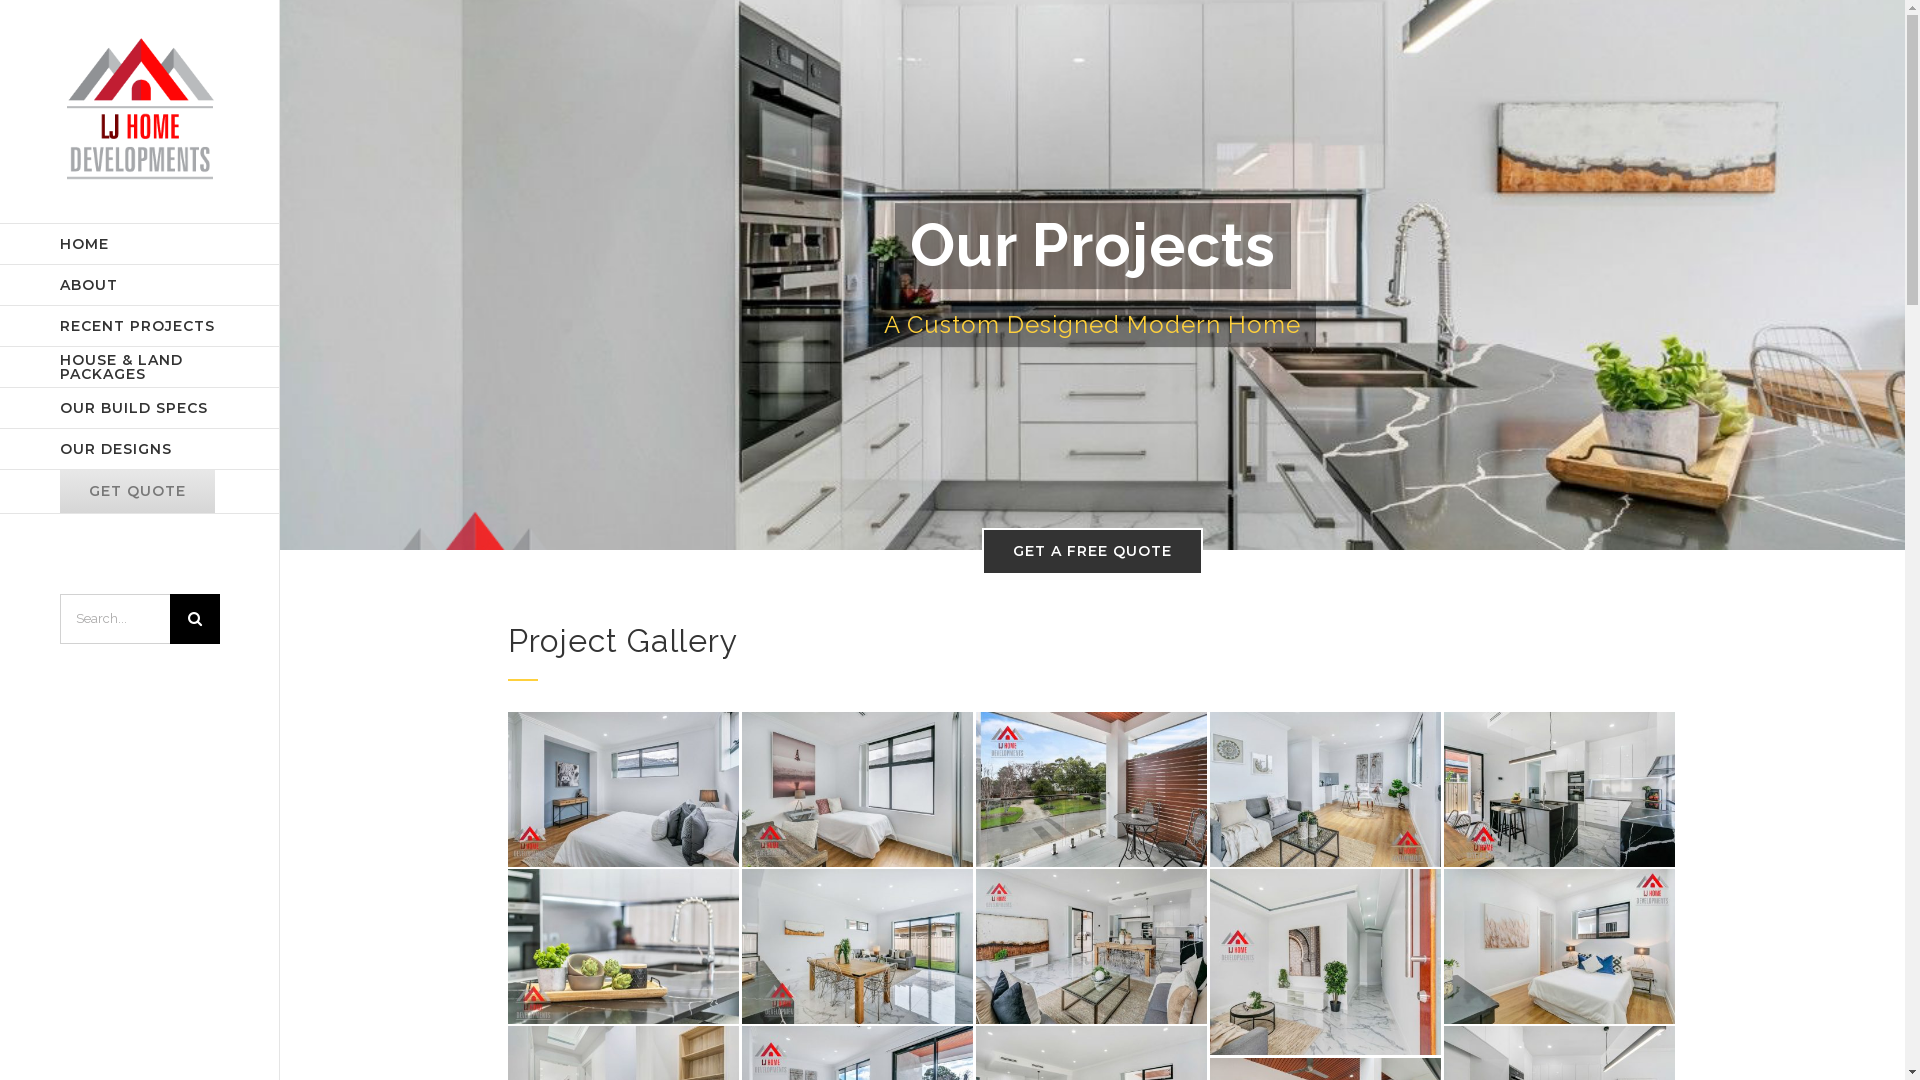  I want to click on '15', so click(857, 788).